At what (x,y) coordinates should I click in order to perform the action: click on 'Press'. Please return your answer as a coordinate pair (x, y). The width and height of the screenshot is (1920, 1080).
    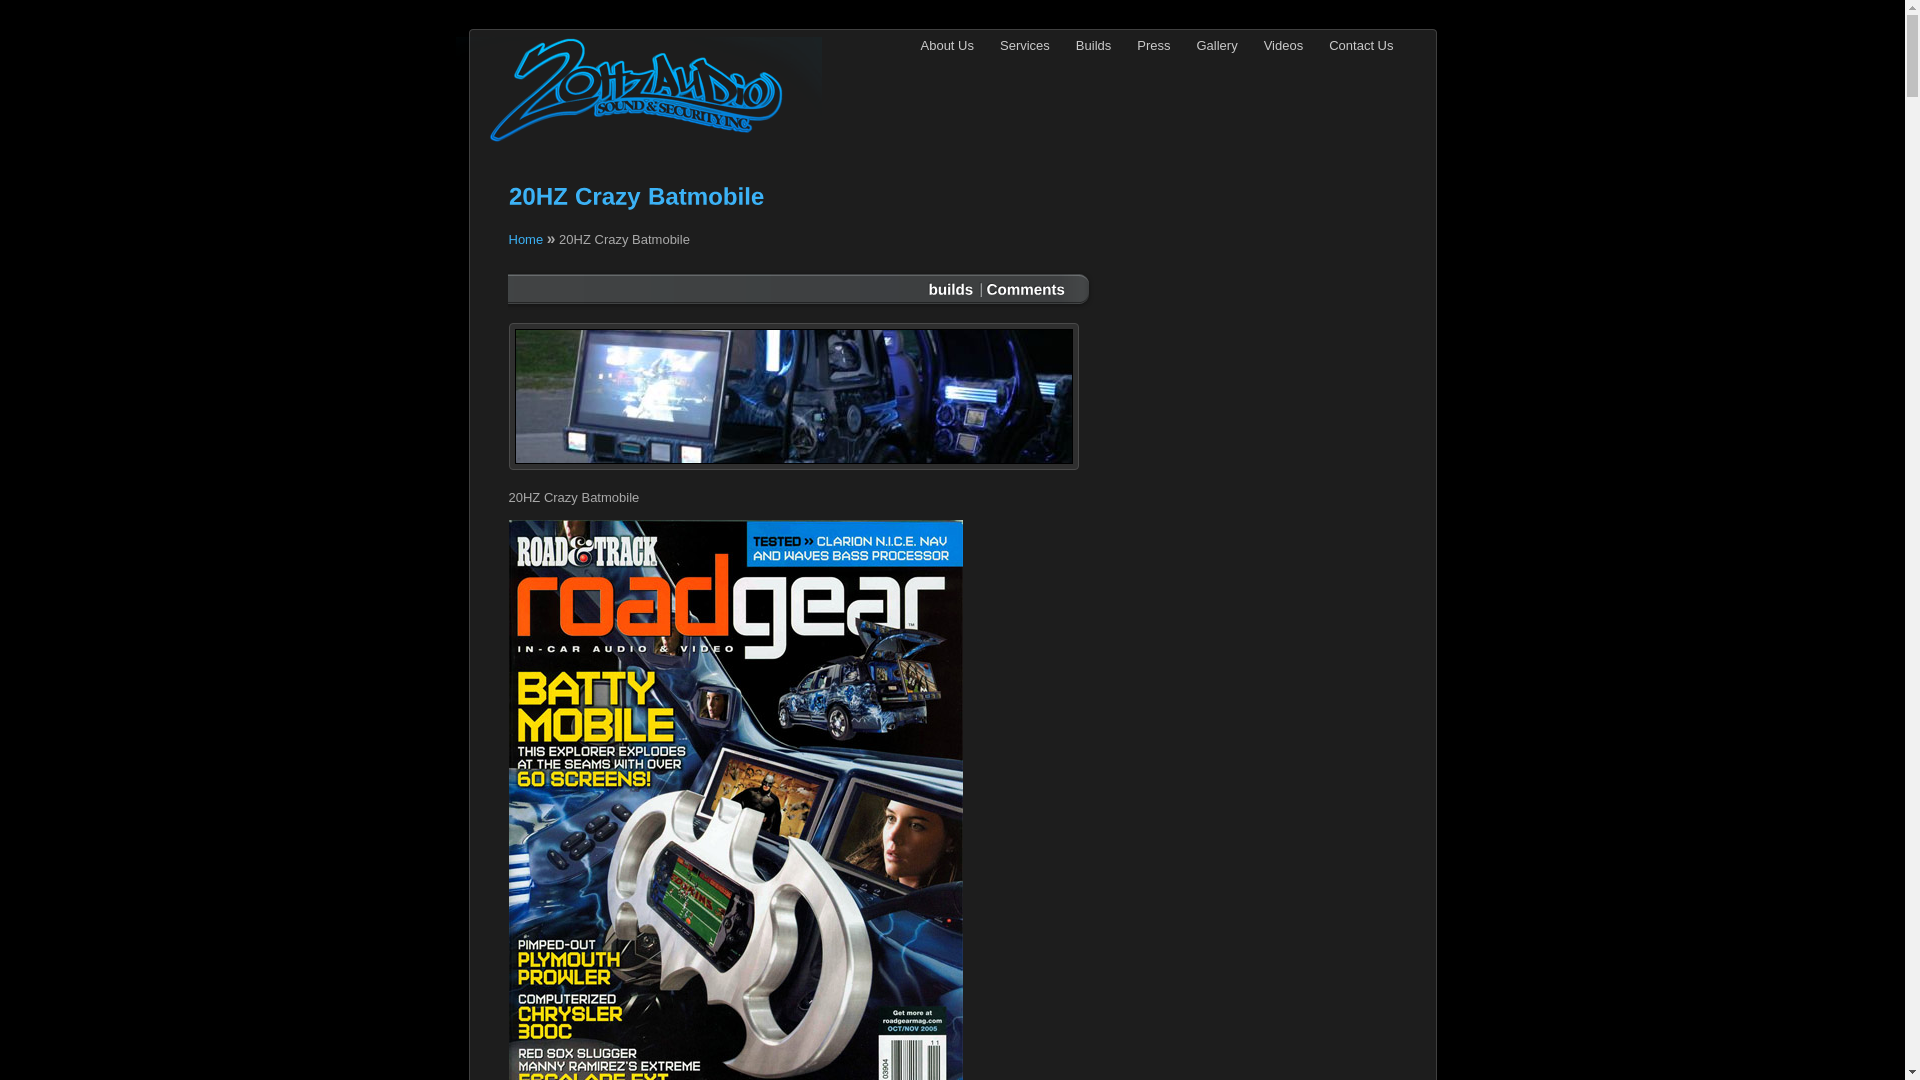
    Looking at the image, I should click on (1153, 45).